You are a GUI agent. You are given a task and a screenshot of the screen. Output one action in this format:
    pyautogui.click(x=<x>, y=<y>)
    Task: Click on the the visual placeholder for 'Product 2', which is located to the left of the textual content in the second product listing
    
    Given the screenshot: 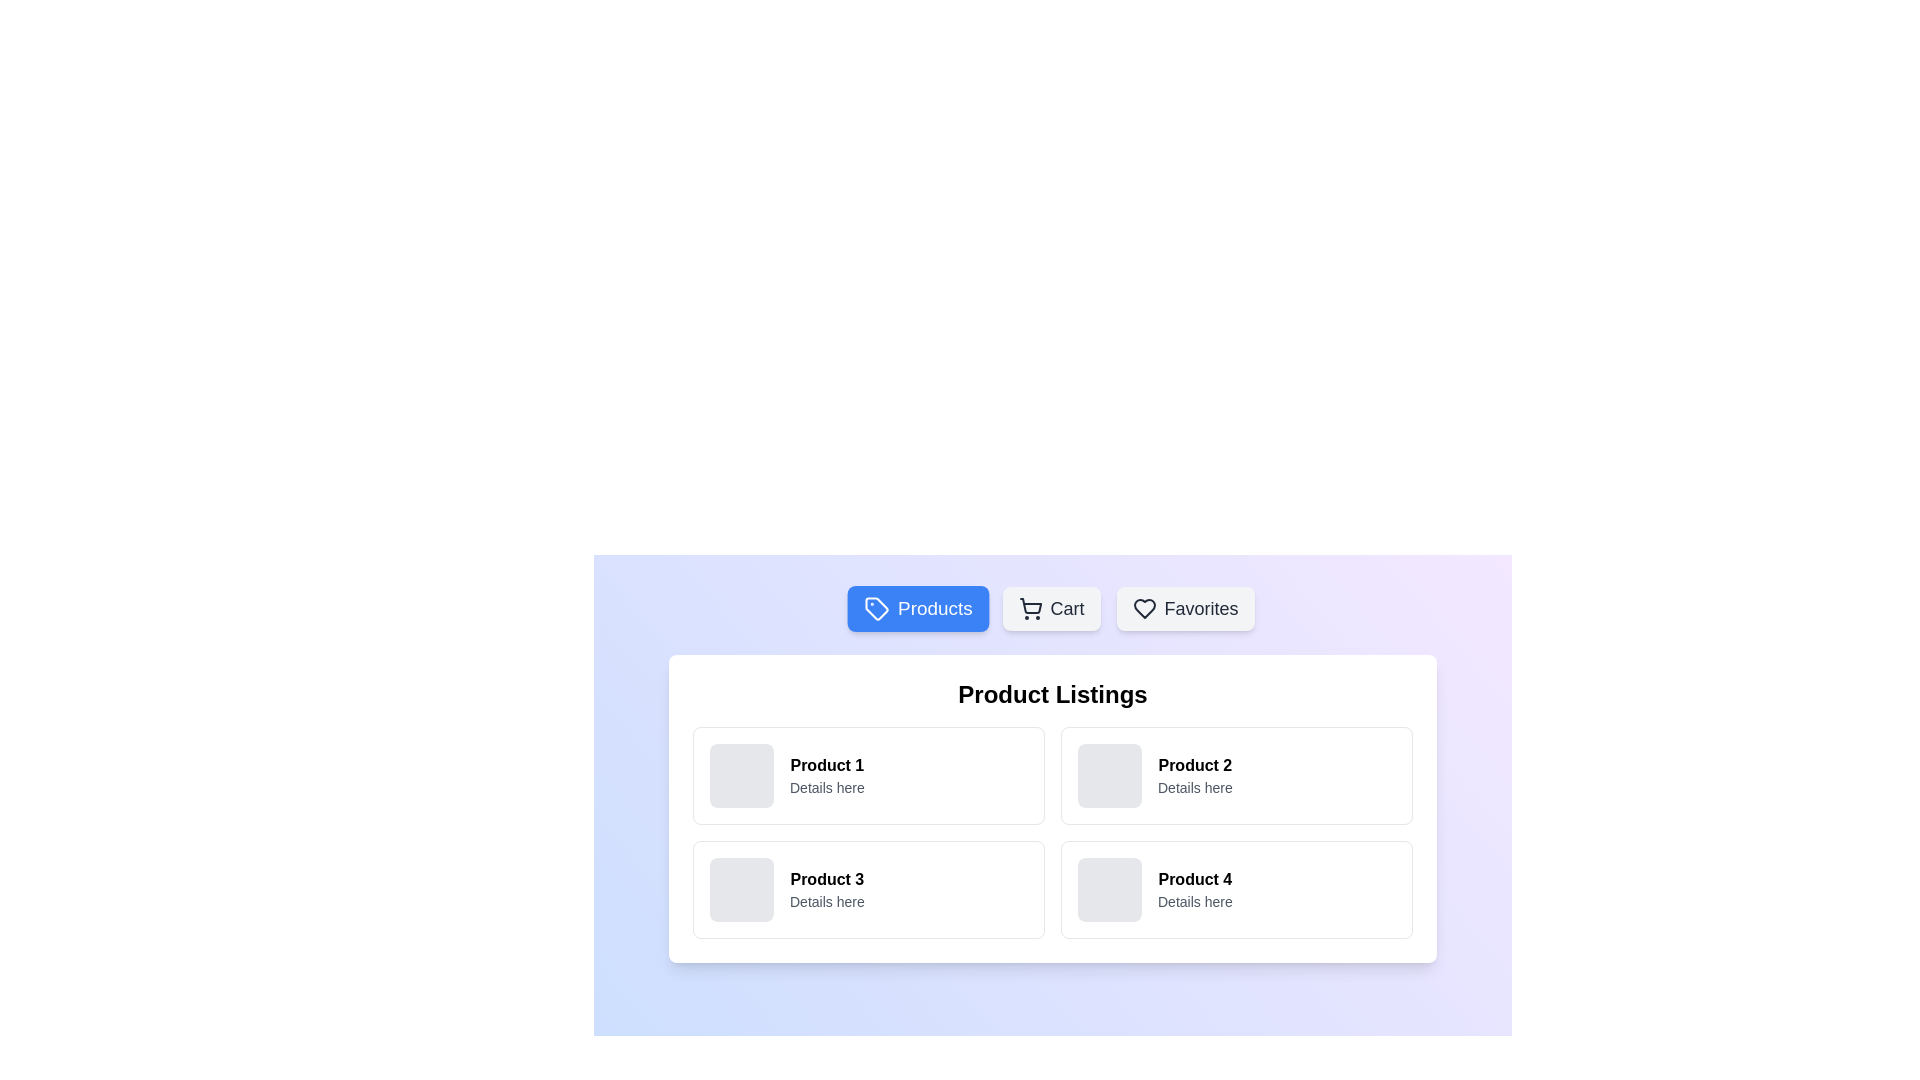 What is the action you would take?
    pyautogui.click(x=1108, y=774)
    